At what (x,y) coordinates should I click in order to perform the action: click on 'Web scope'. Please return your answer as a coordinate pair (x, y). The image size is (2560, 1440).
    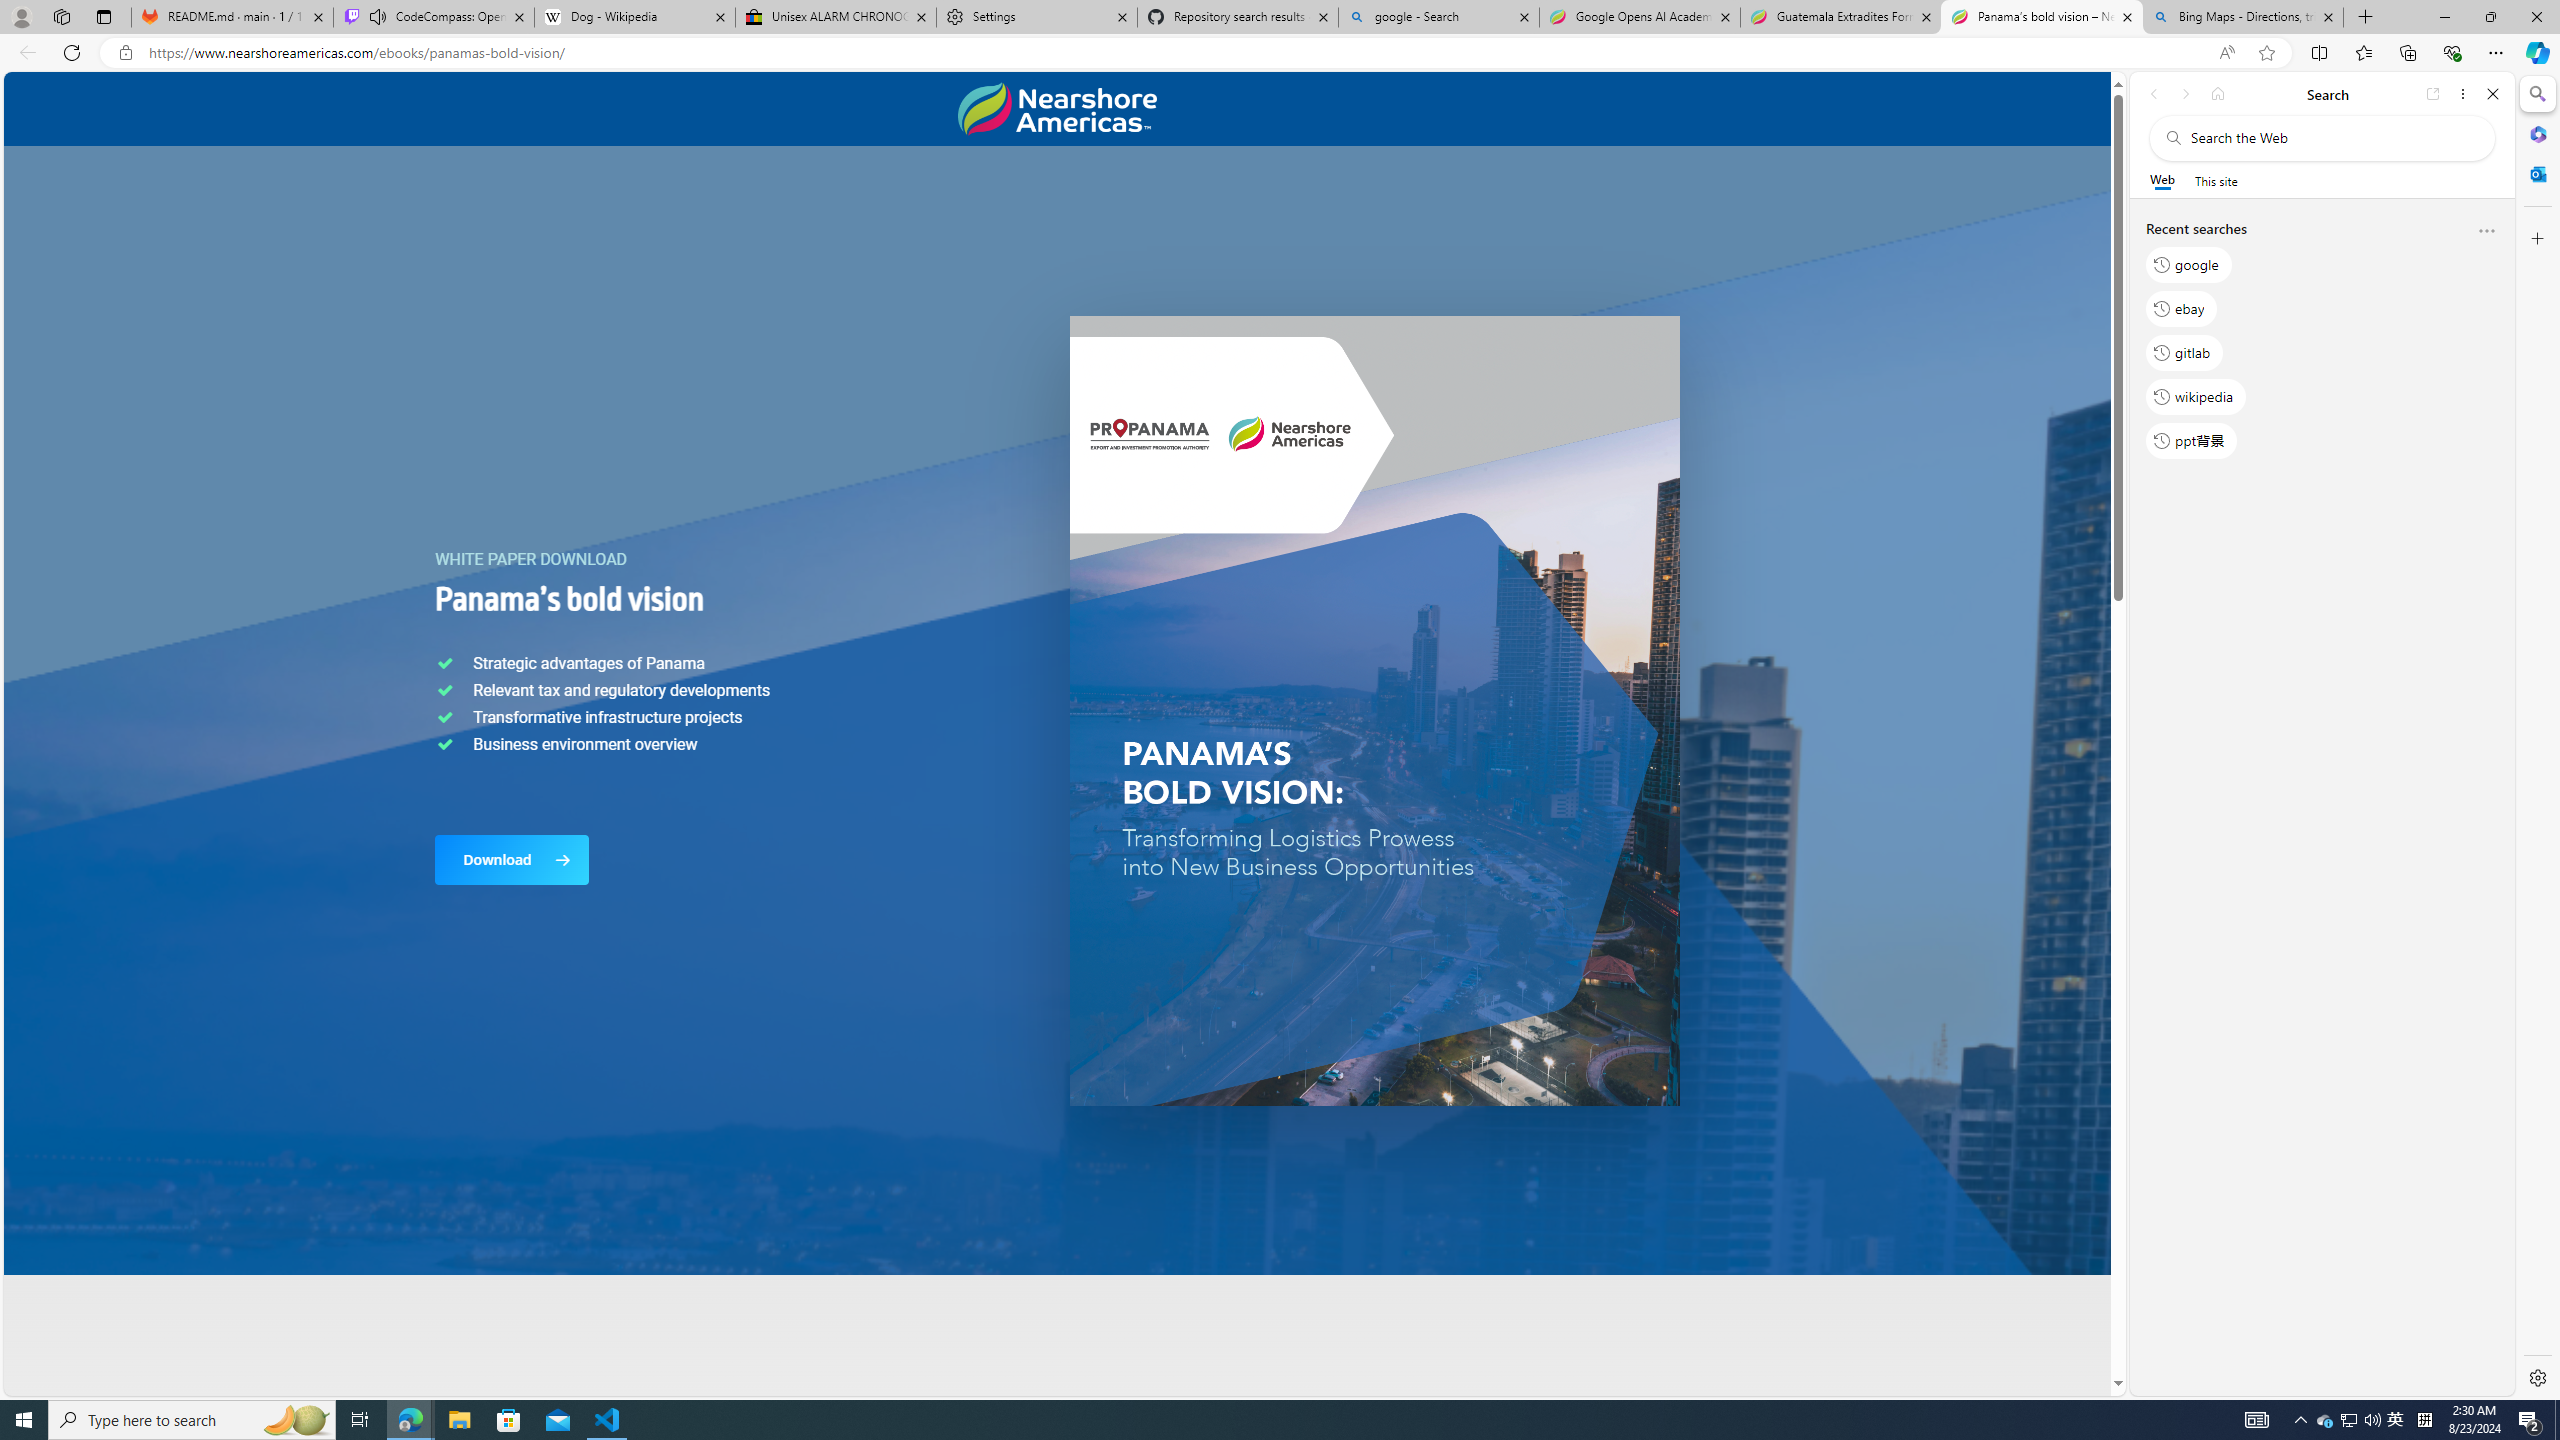
    Looking at the image, I should click on (2162, 180).